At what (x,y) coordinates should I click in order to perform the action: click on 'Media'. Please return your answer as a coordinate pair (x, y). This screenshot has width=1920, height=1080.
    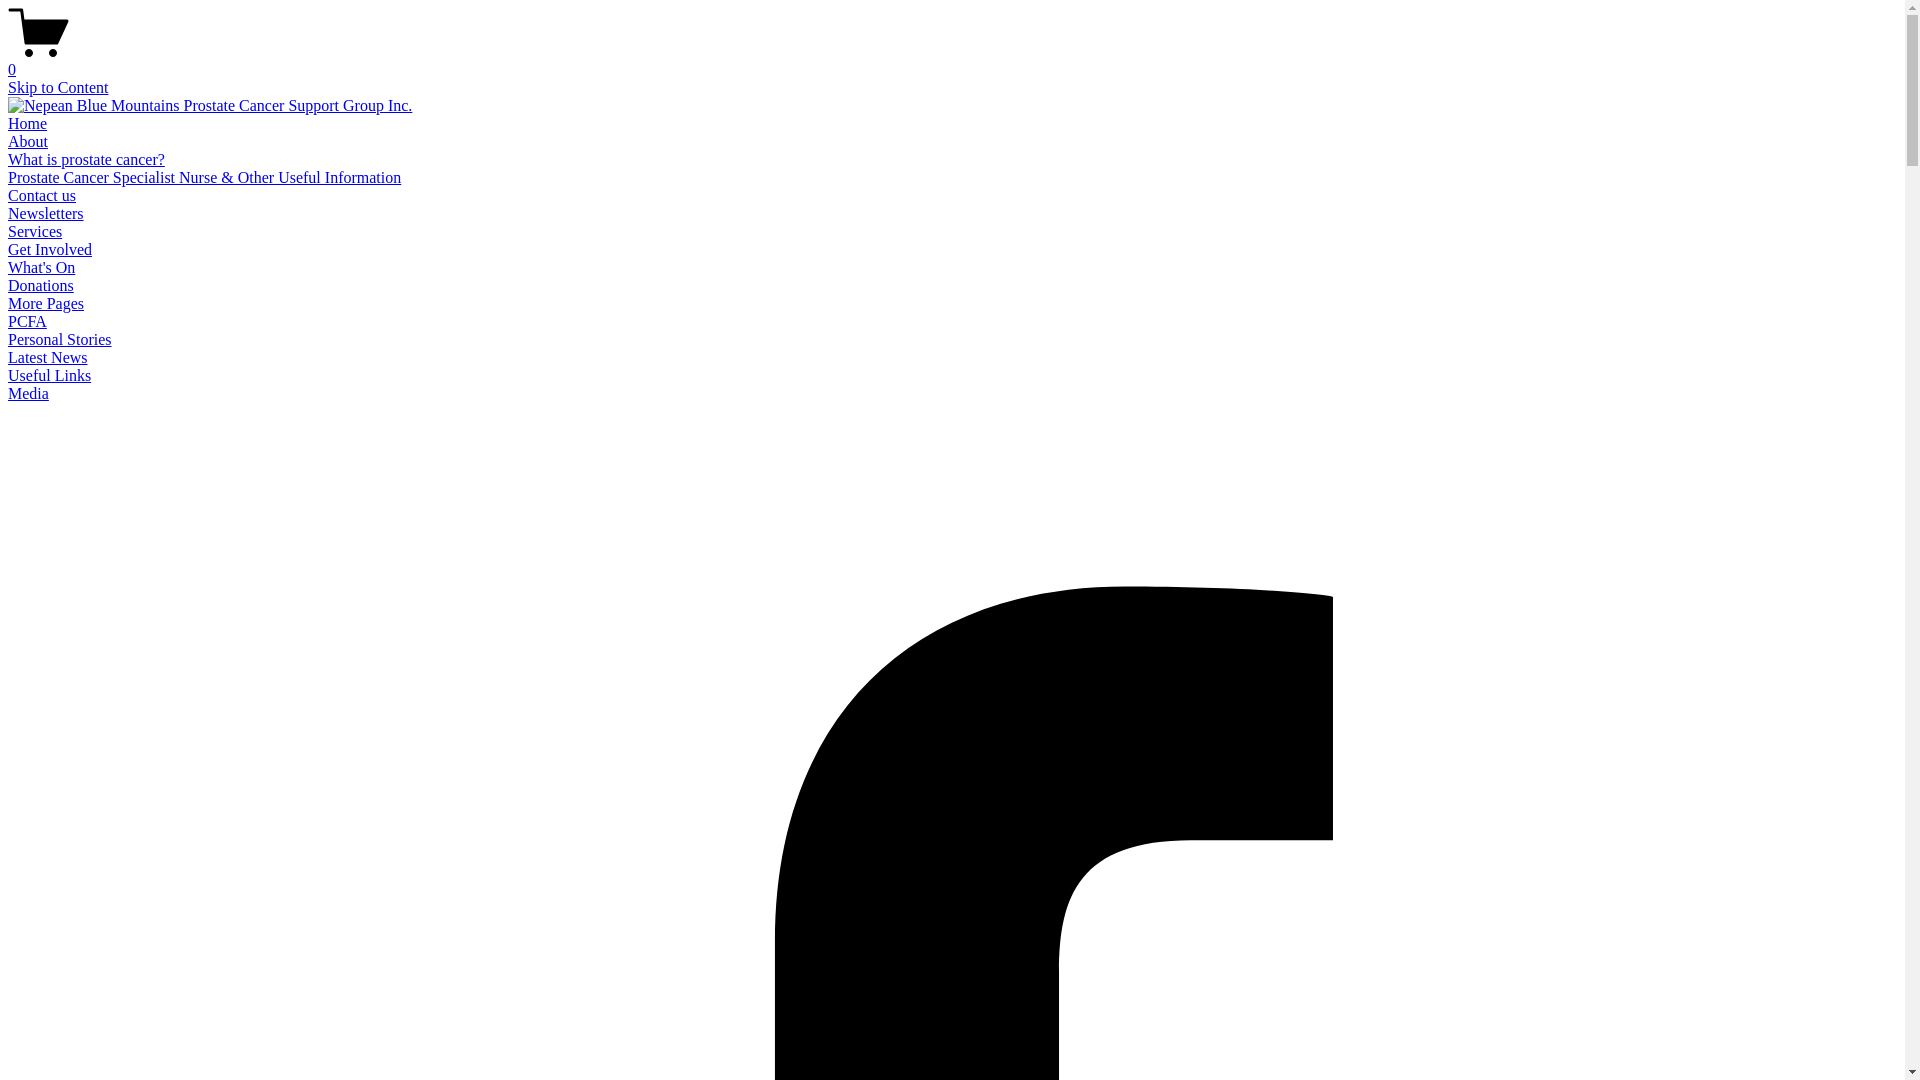
    Looking at the image, I should click on (28, 393).